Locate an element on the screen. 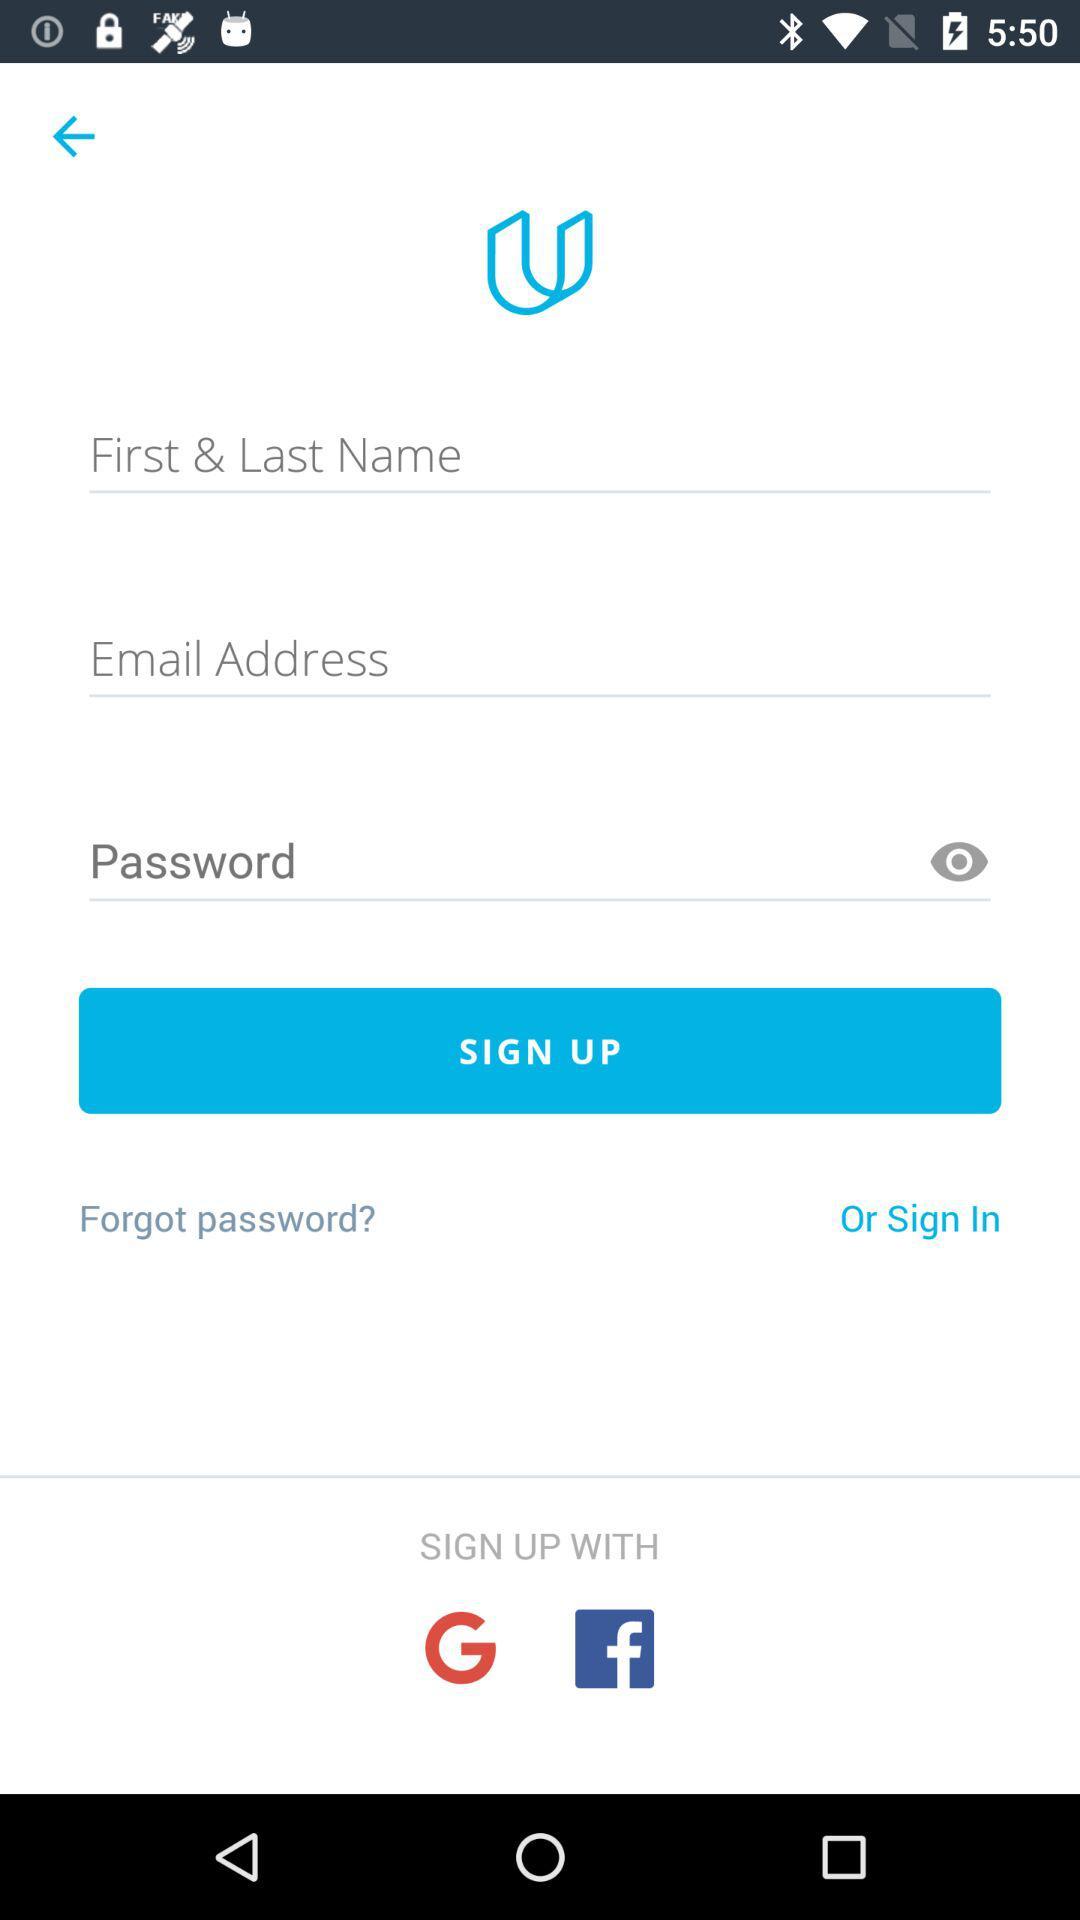  use google account to sign up is located at coordinates (460, 1648).